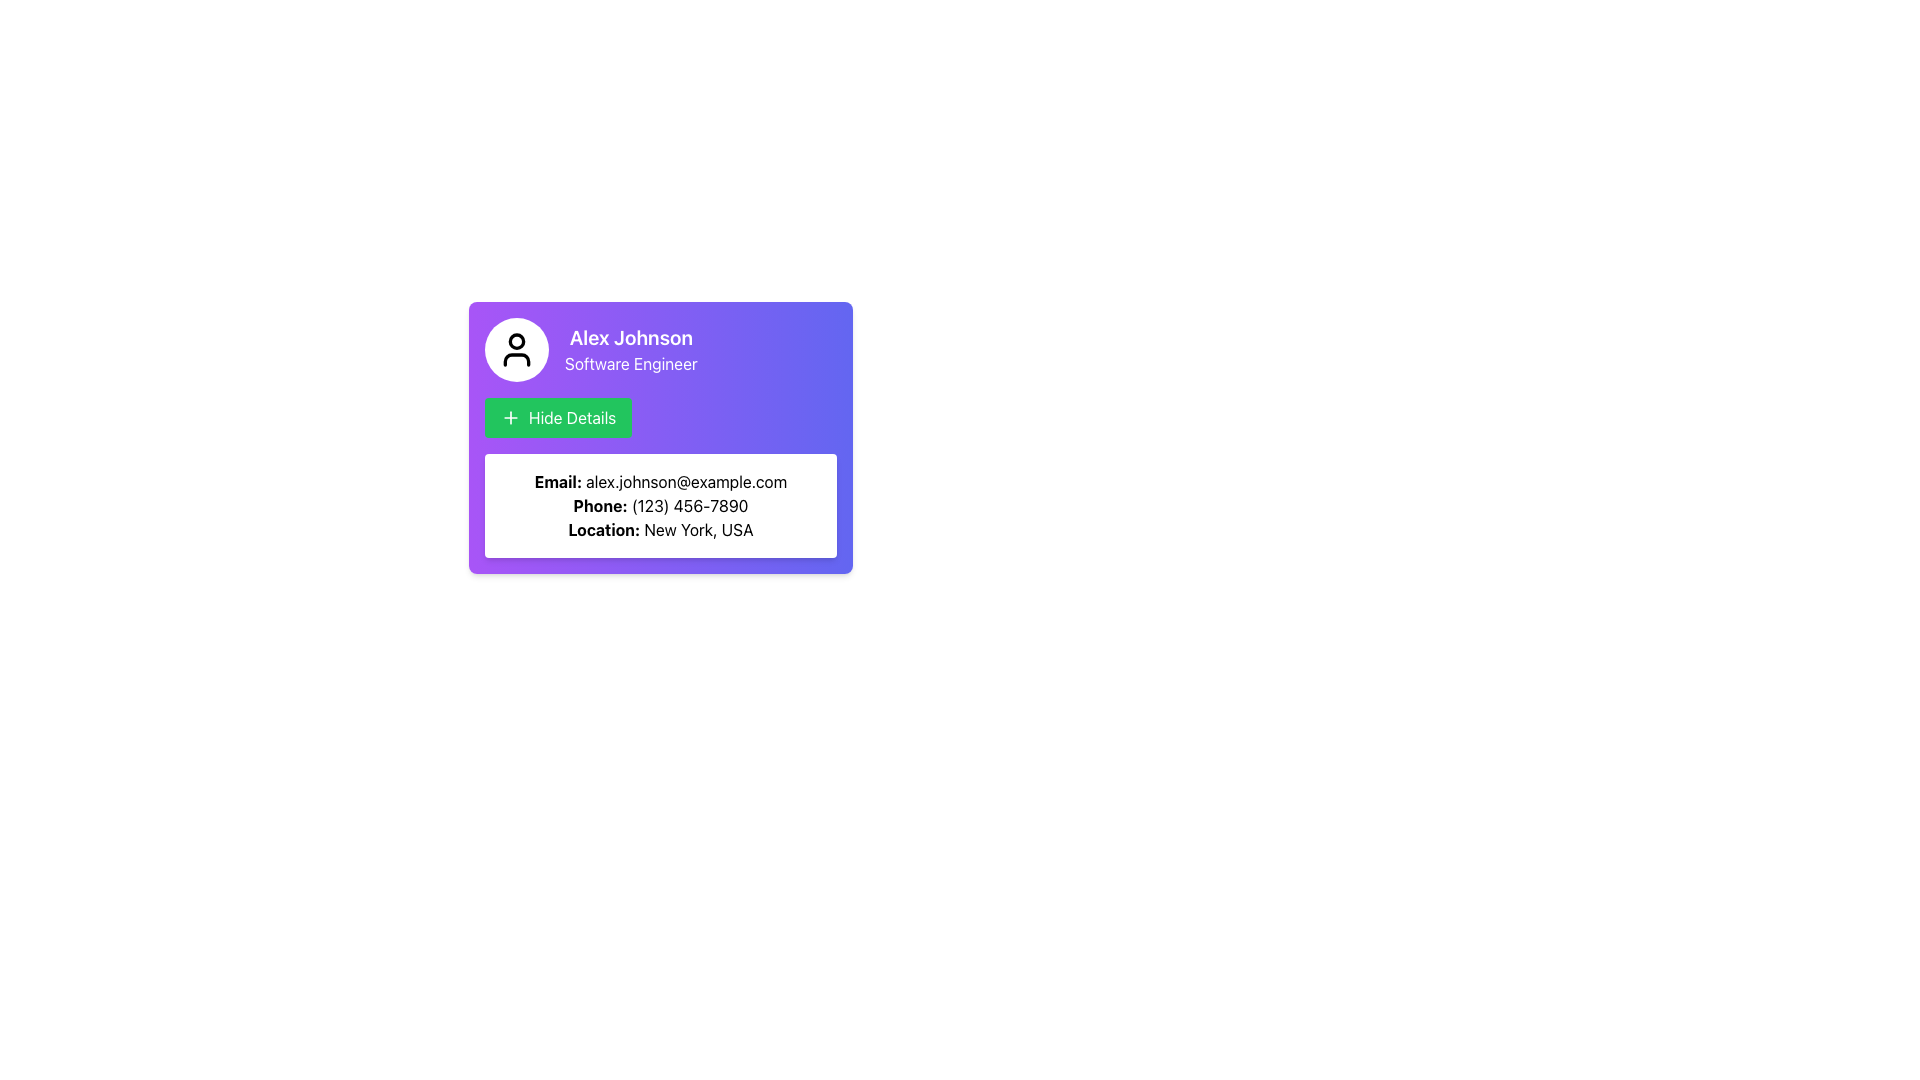 This screenshot has height=1080, width=1920. What do you see at coordinates (517, 349) in the screenshot?
I see `the user profile icon located at the top-left corner of the user information card, which features a black silhouette inside a white circular background` at bounding box center [517, 349].